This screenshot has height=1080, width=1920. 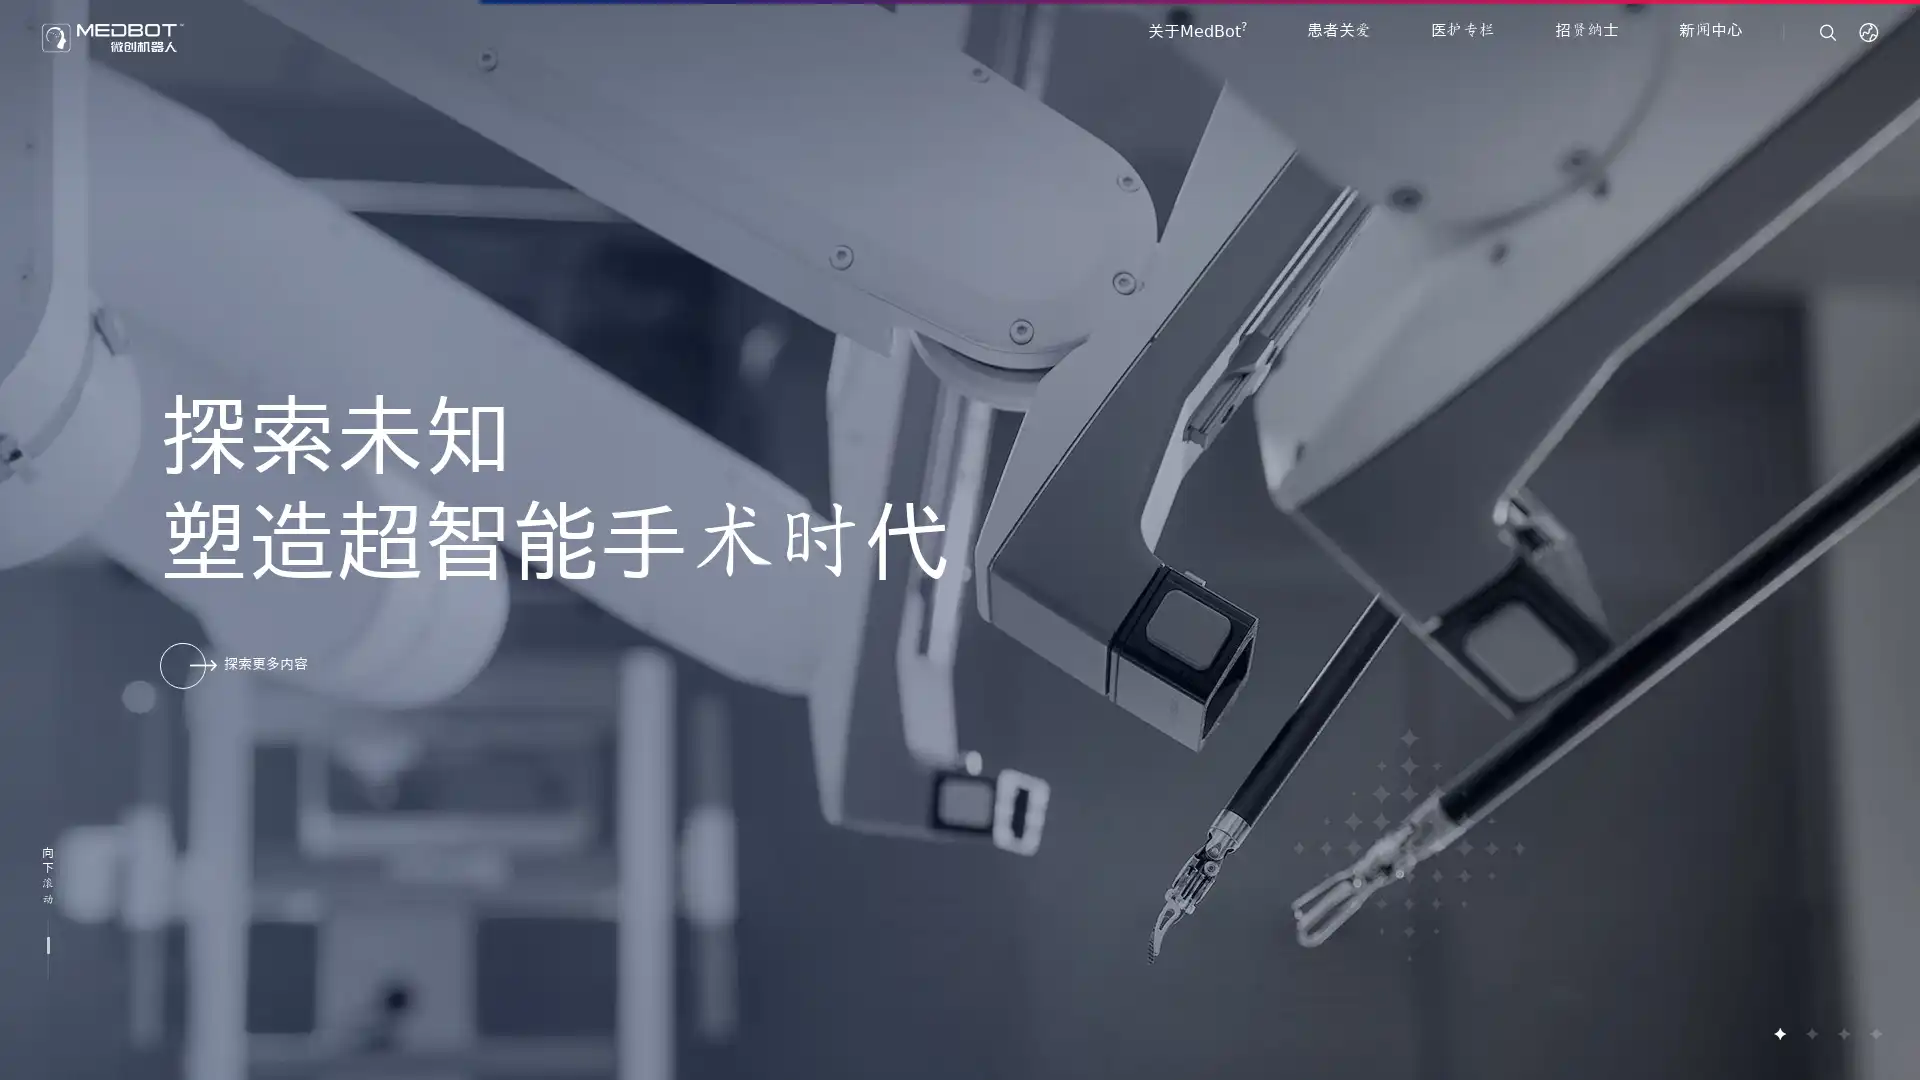 What do you see at coordinates (1810, 1033) in the screenshot?
I see `Go to slide 2` at bounding box center [1810, 1033].